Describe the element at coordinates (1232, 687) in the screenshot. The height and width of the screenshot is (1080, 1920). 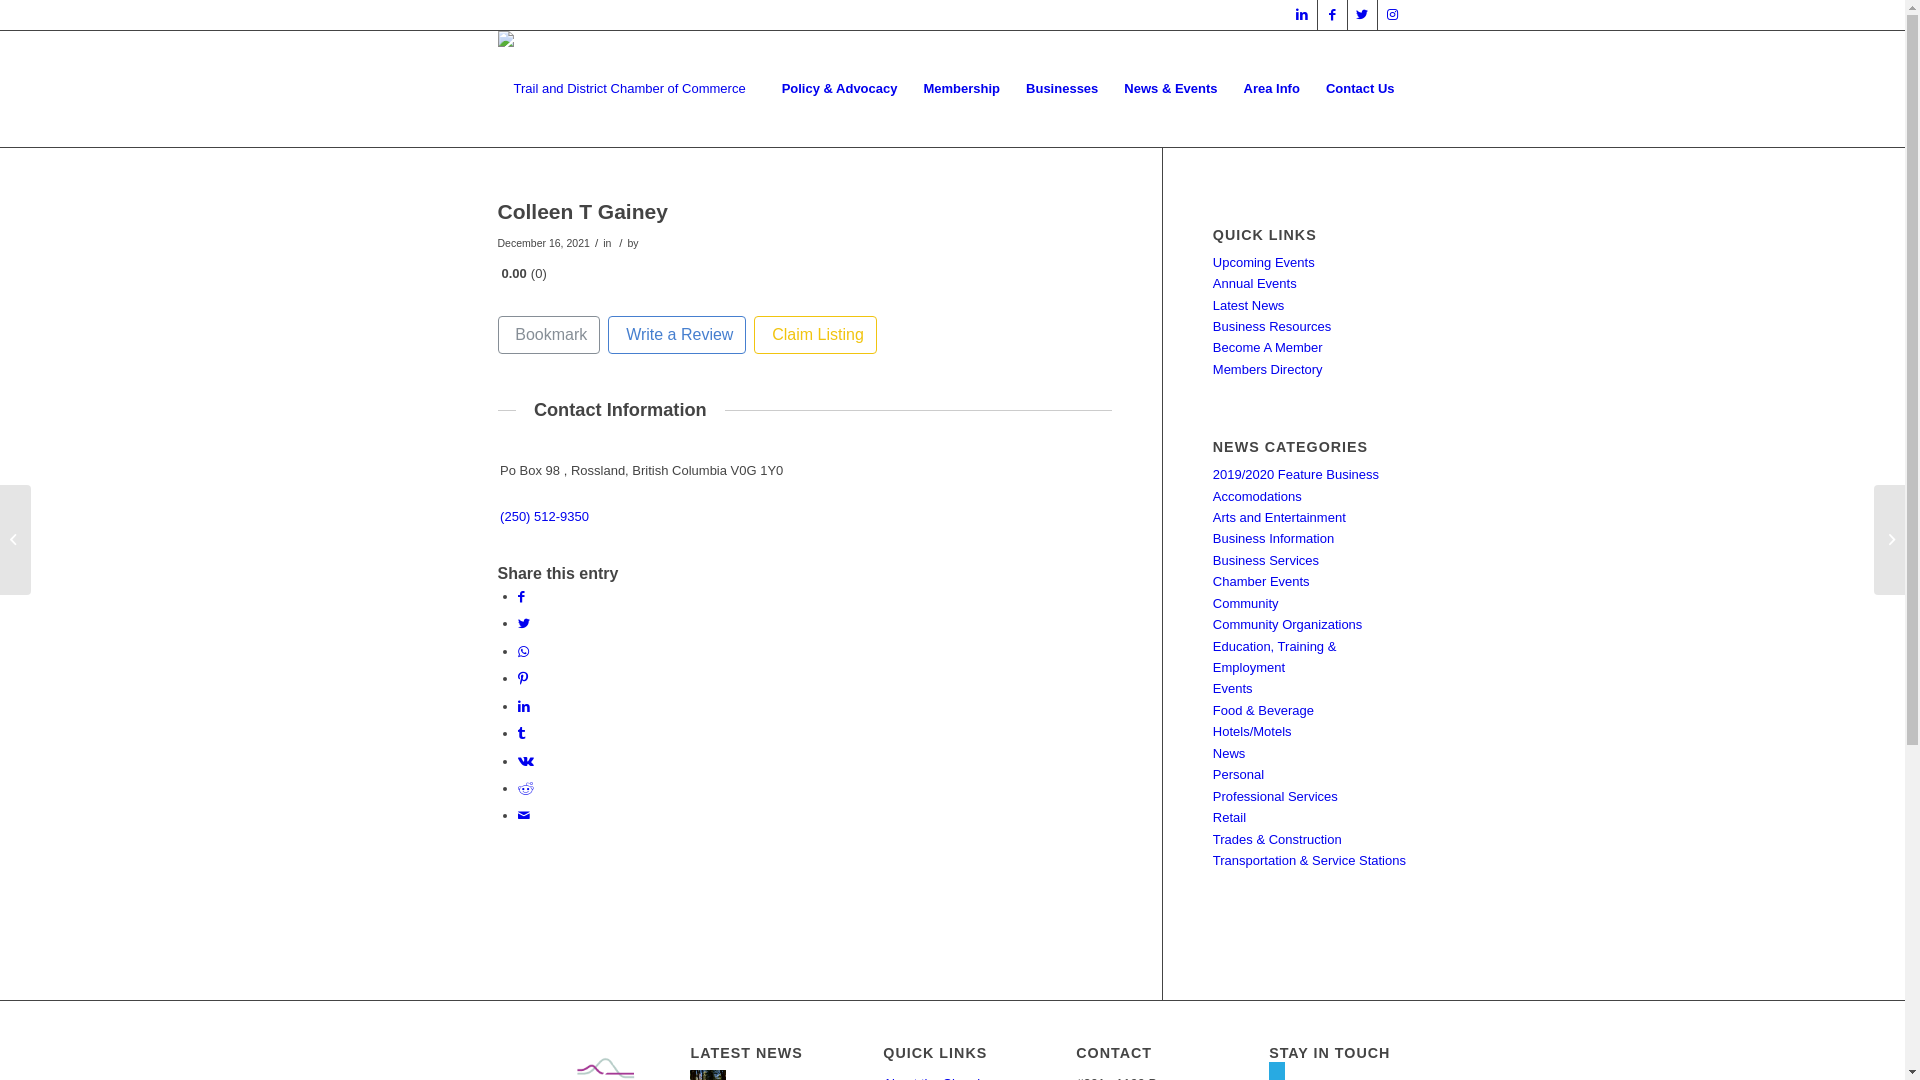
I see `'Events'` at that location.